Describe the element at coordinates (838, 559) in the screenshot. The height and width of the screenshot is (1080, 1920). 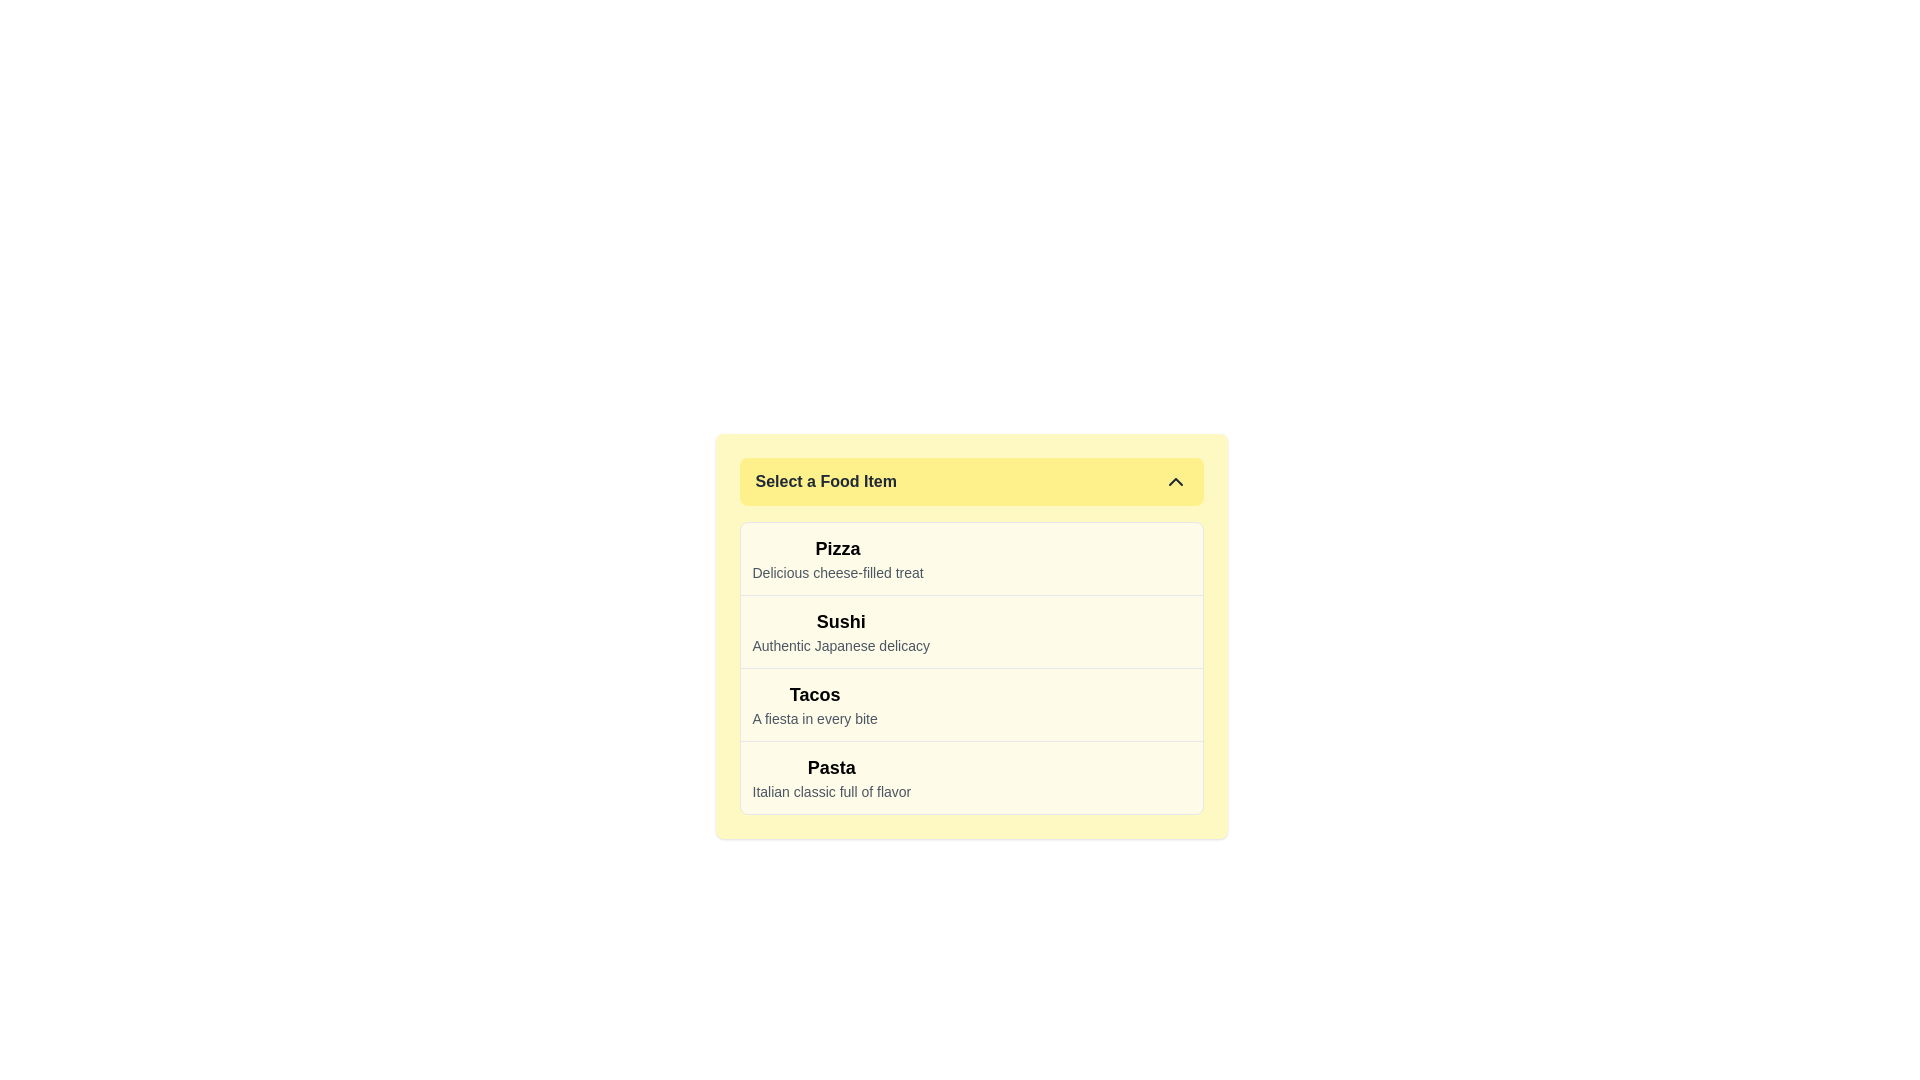
I see `the text display element showing 'Pizza' as the title and 'Delicious cheese-filled treat' as the description` at that location.